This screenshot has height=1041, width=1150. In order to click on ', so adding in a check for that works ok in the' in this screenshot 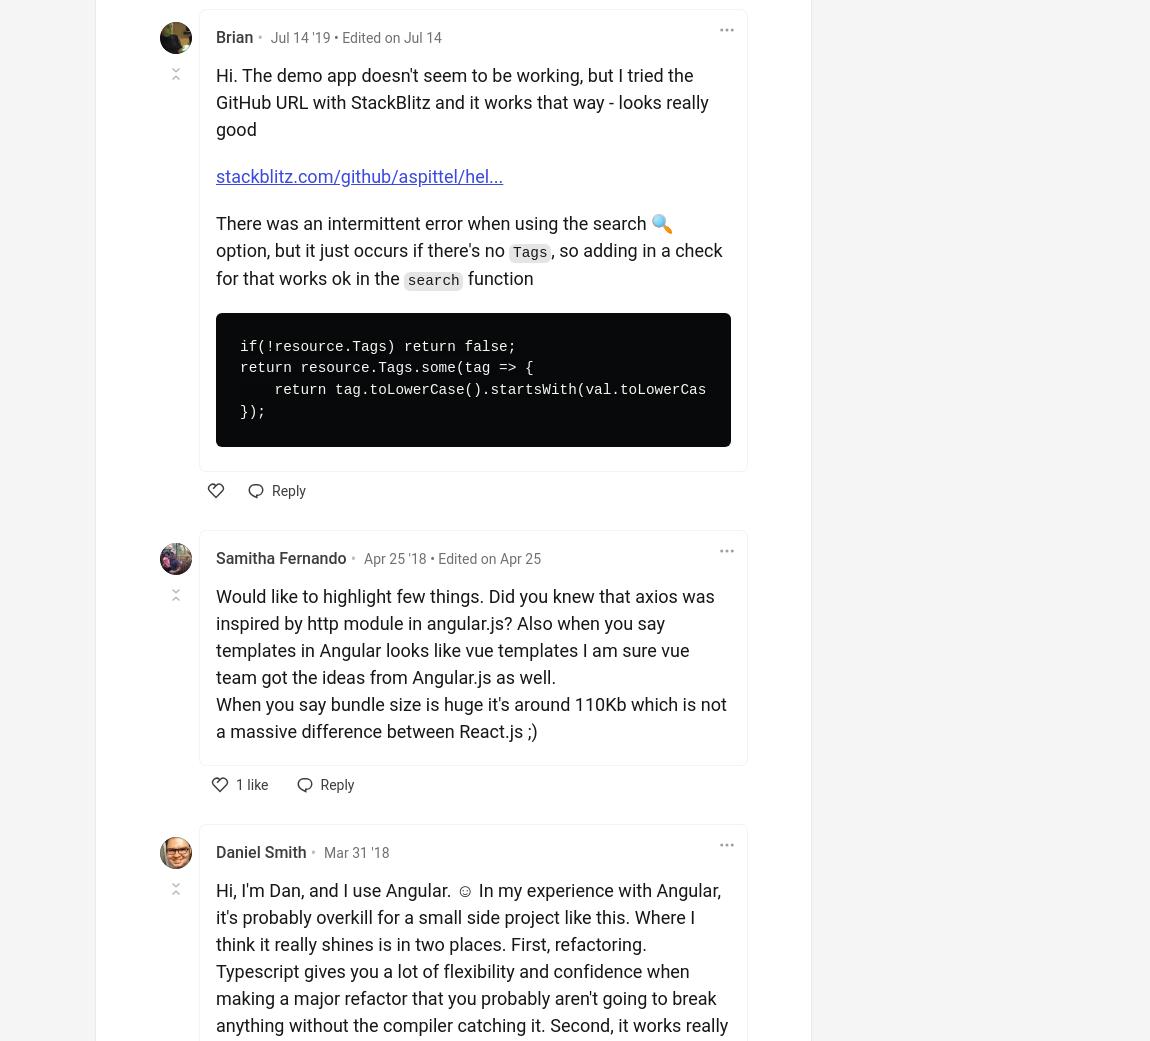, I will do `click(468, 263)`.